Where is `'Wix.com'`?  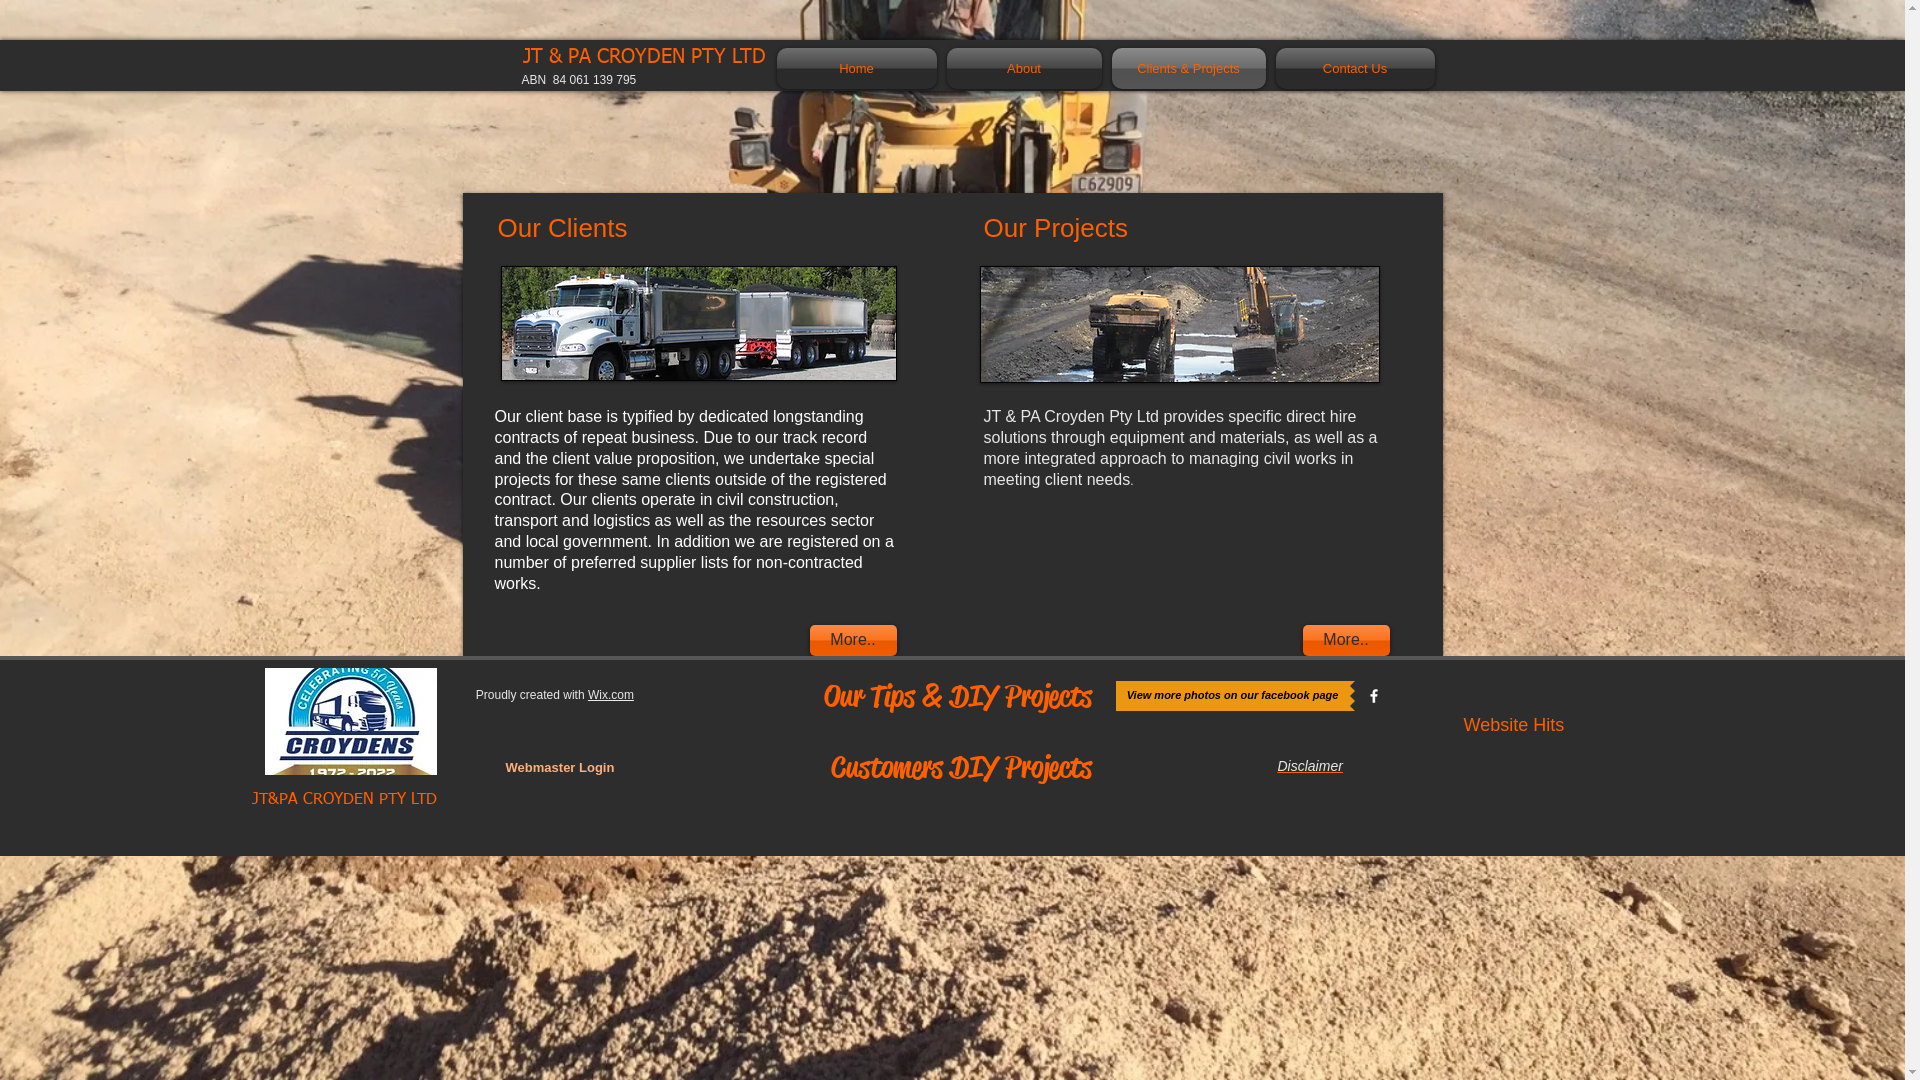
'Wix.com' is located at coordinates (587, 693).